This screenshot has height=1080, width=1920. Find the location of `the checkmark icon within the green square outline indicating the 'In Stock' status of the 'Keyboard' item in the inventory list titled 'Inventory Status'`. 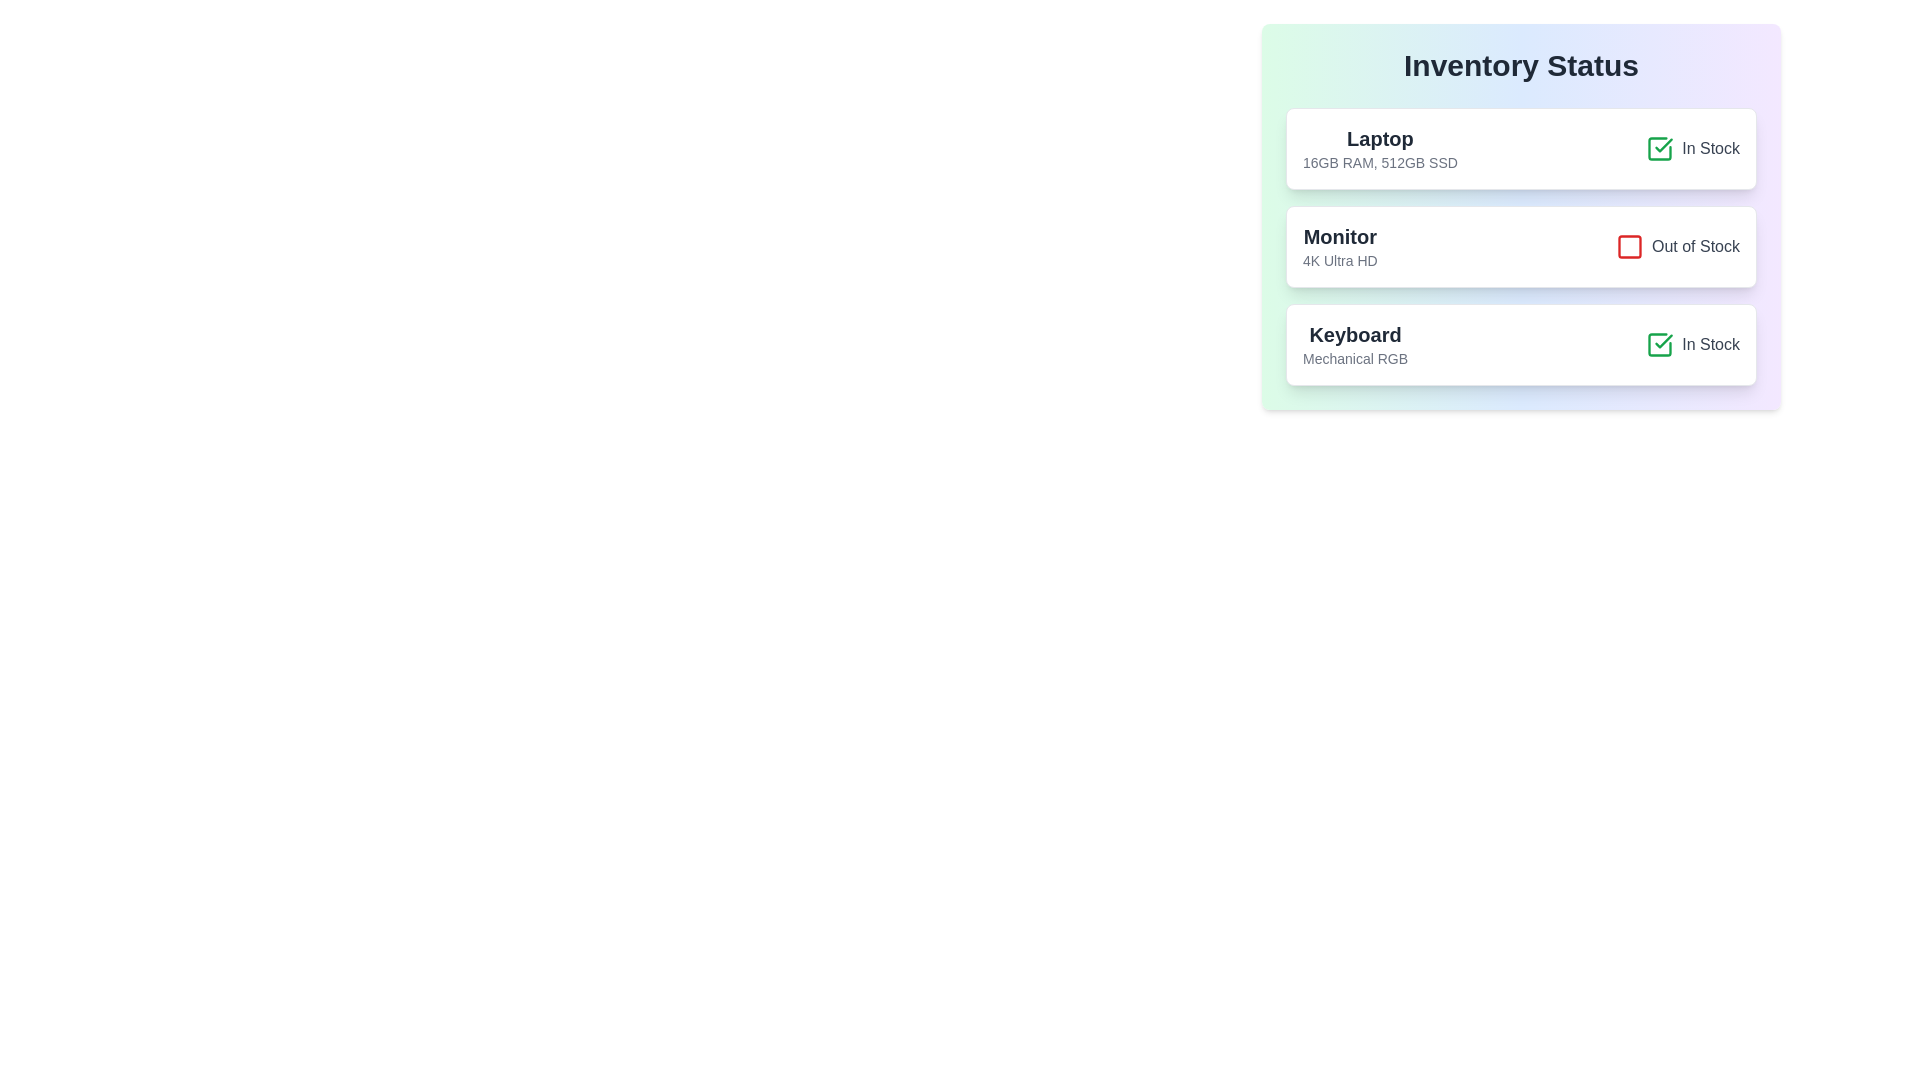

the checkmark icon within the green square outline indicating the 'In Stock' status of the 'Keyboard' item in the inventory list titled 'Inventory Status' is located at coordinates (1664, 144).